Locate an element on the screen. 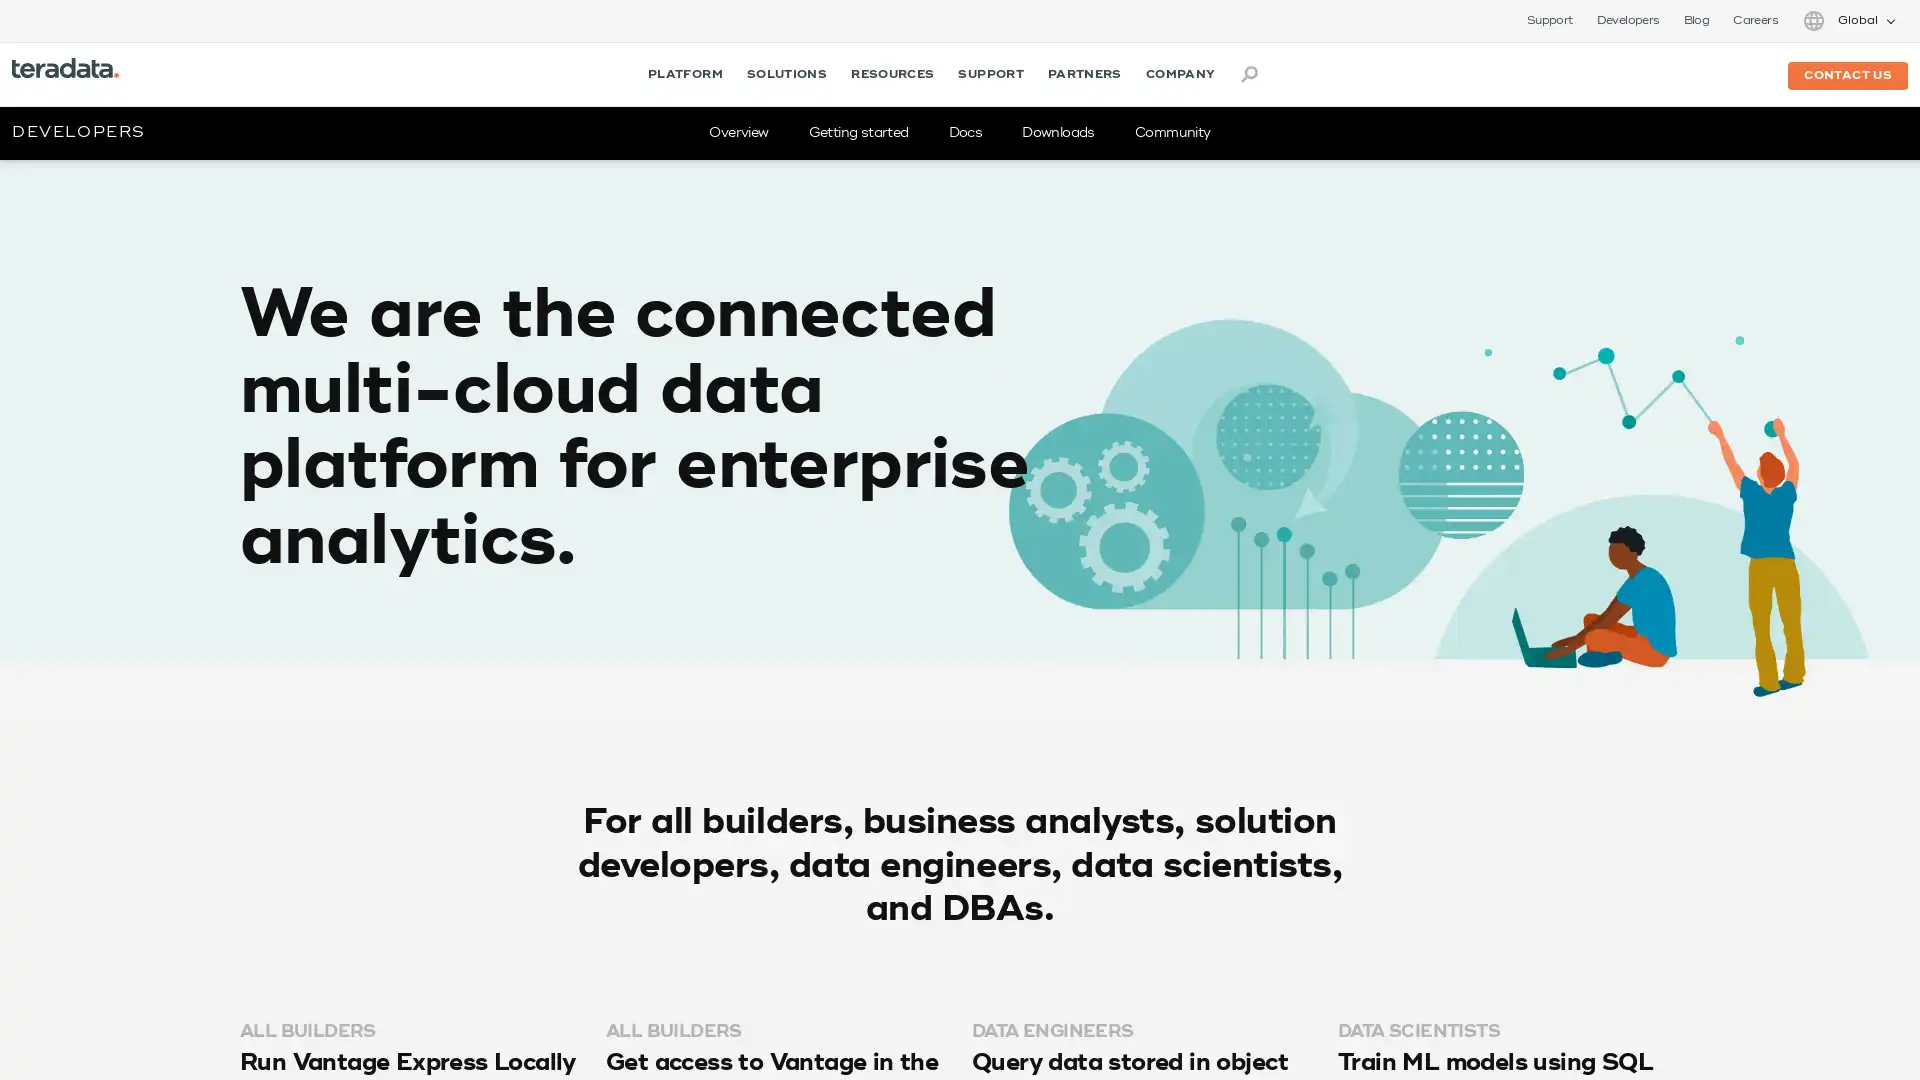 The height and width of the screenshot is (1080, 1920). Global is located at coordinates (1847, 20).